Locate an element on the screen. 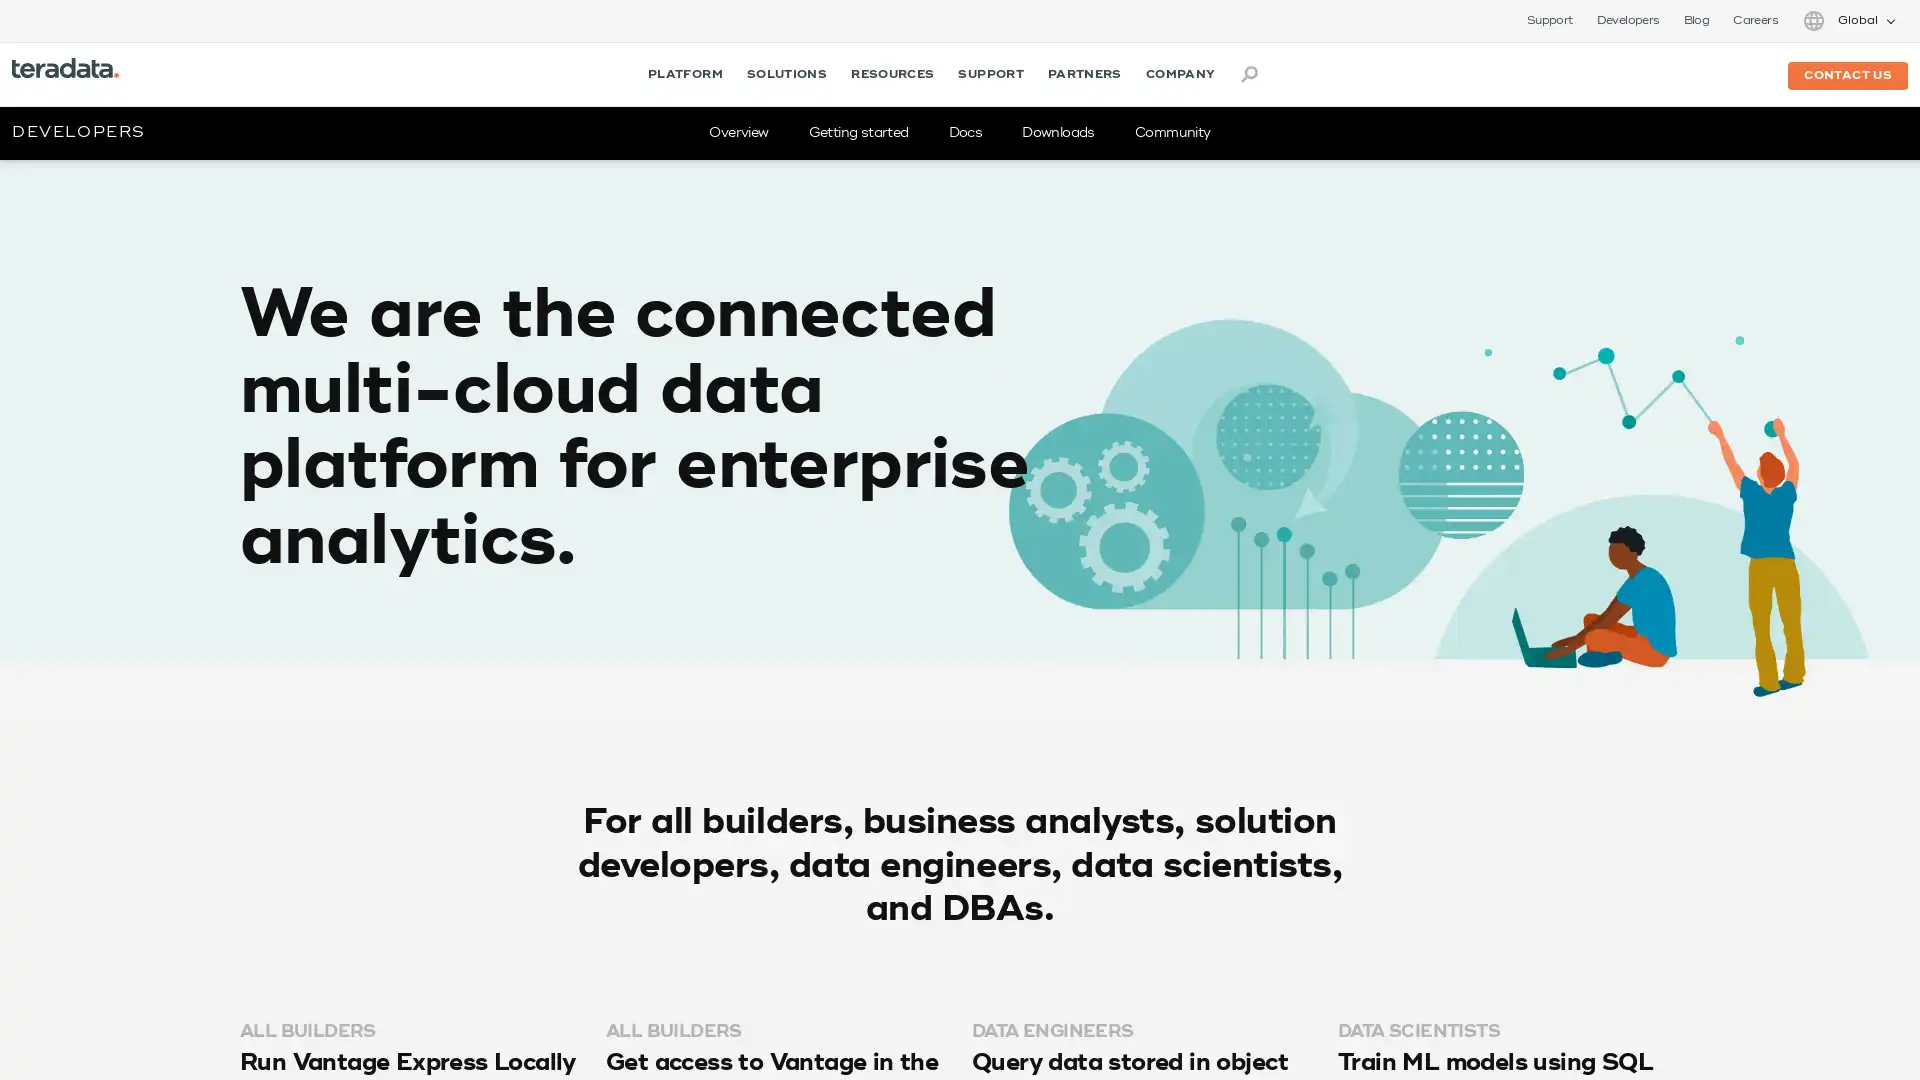 The height and width of the screenshot is (1080, 1920). Global is located at coordinates (1847, 20).